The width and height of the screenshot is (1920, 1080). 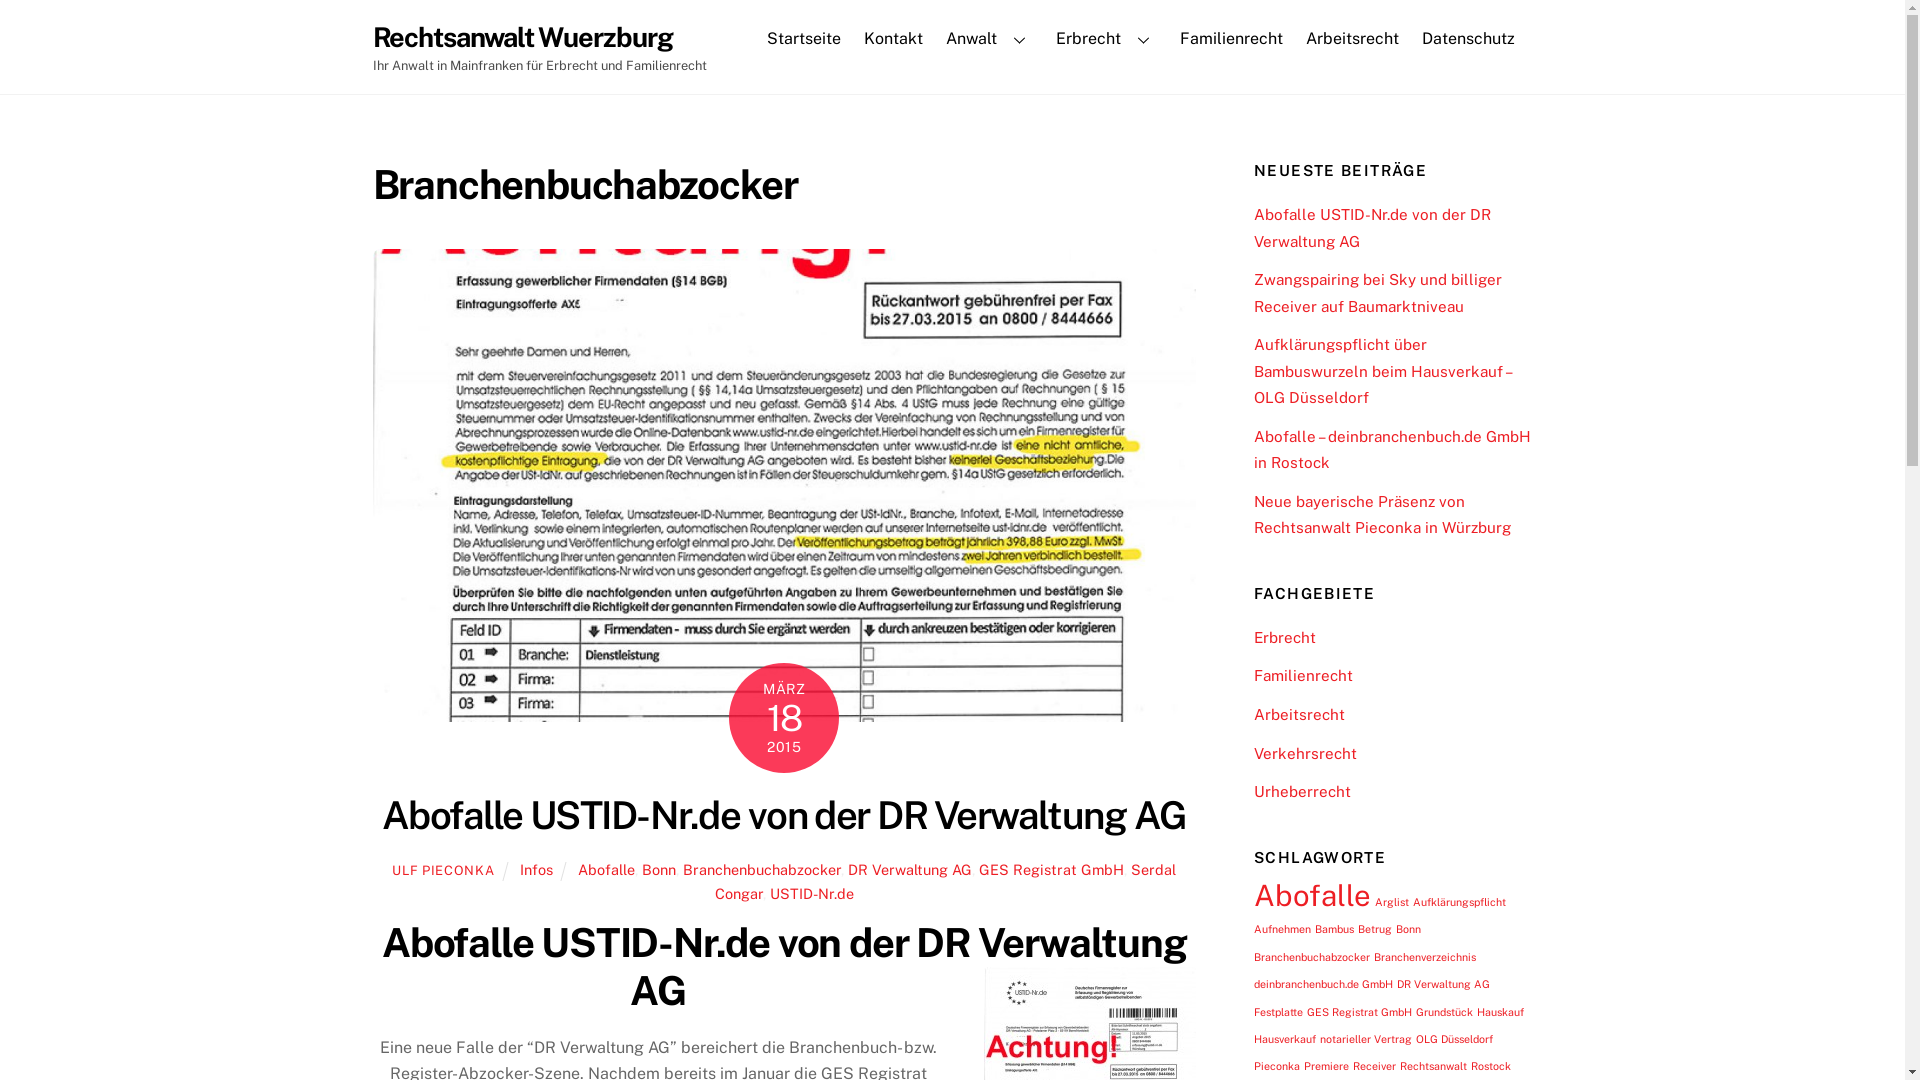 What do you see at coordinates (1443, 982) in the screenshot?
I see `'DR Verwaltung AG'` at bounding box center [1443, 982].